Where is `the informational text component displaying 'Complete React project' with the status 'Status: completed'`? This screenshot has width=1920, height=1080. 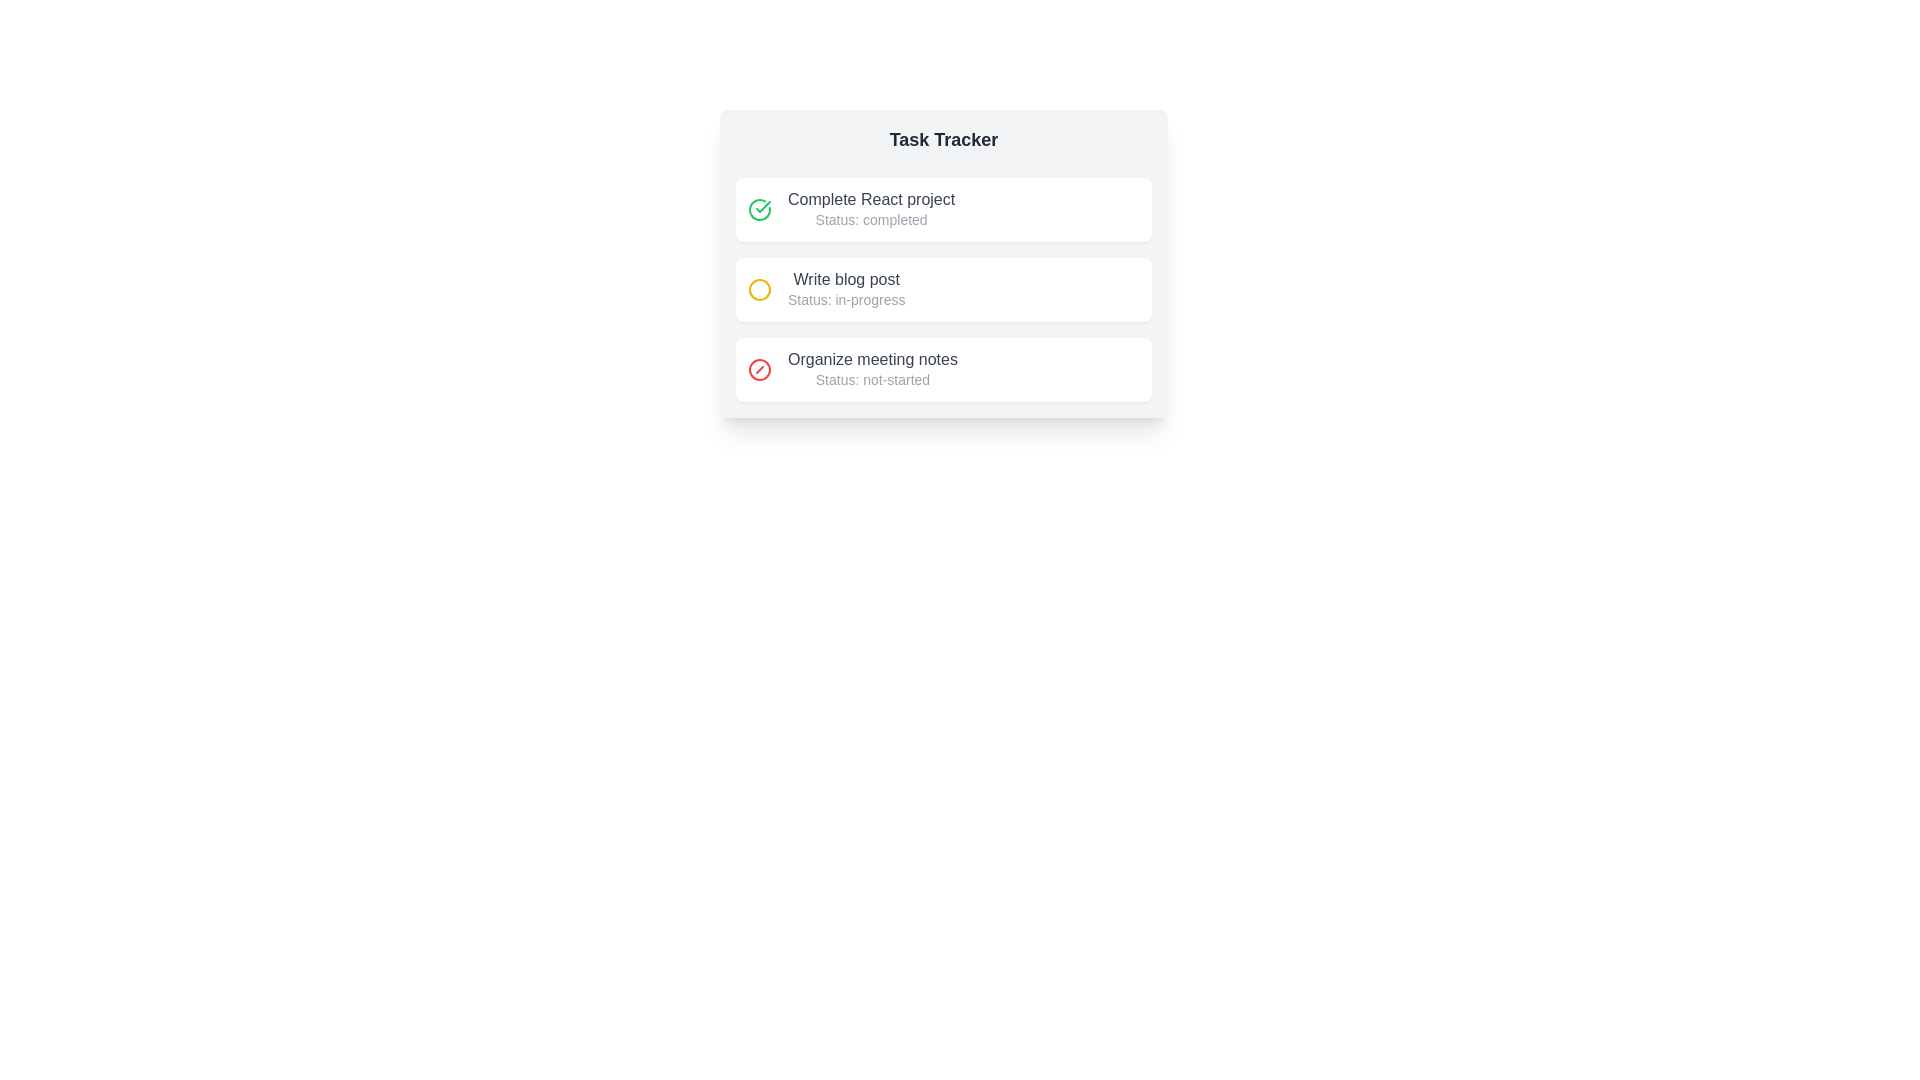
the informational text component displaying 'Complete React project' with the status 'Status: completed' is located at coordinates (871, 209).